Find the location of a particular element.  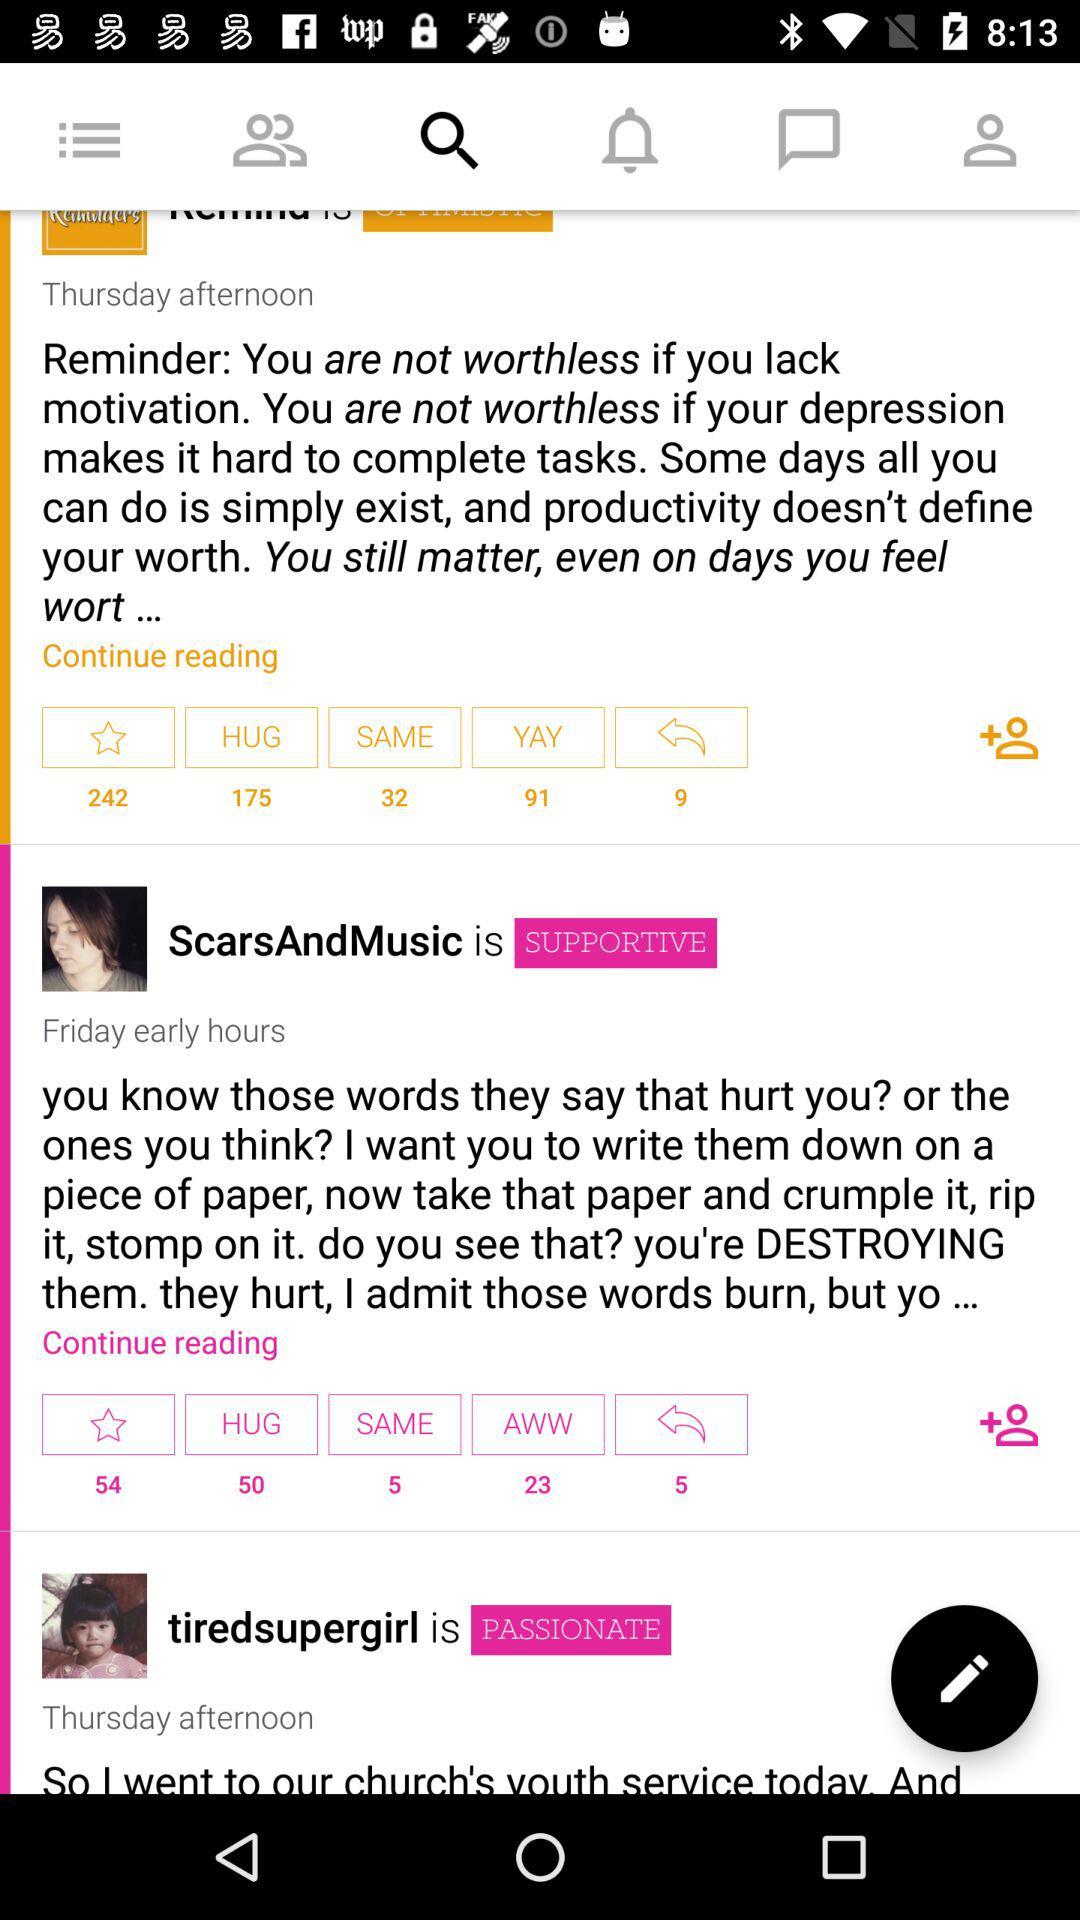

item to the left of hug app is located at coordinates (108, 1423).